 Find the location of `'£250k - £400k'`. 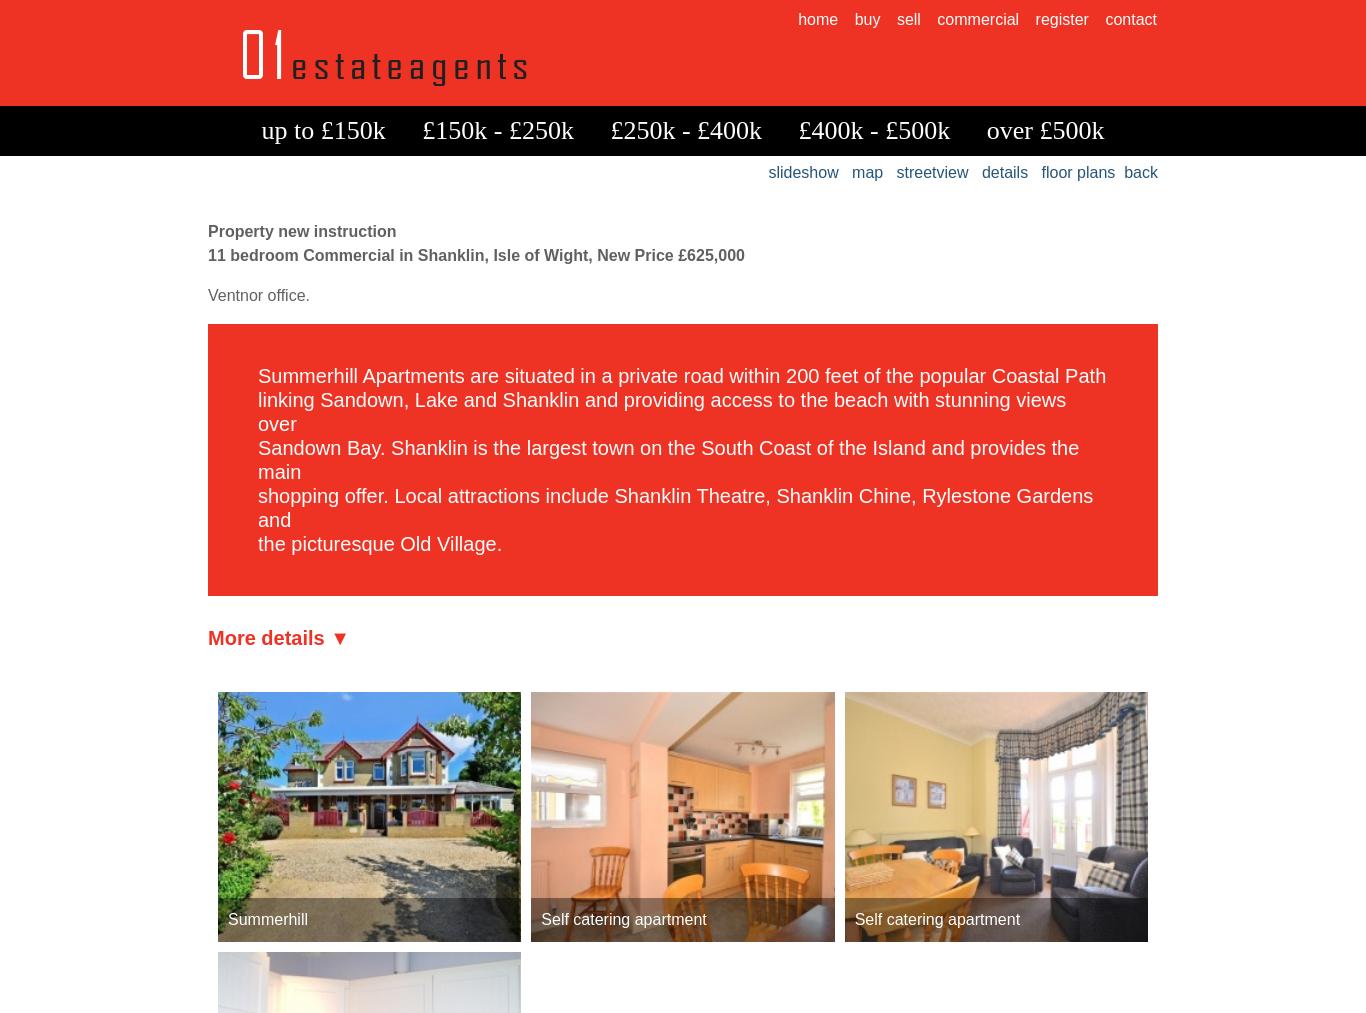

'£250k - £400k' is located at coordinates (686, 130).